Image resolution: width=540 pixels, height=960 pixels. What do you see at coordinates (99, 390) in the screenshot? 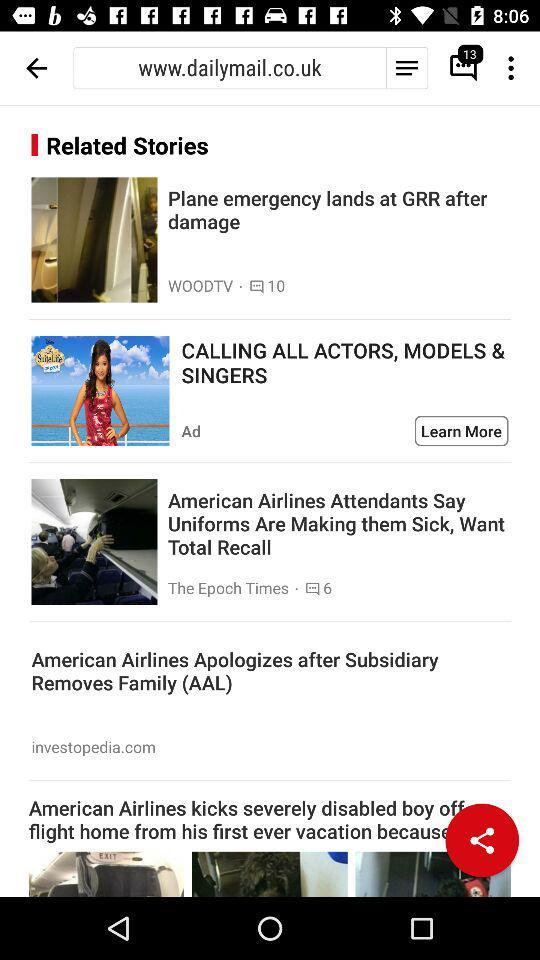
I see `advertisement` at bounding box center [99, 390].